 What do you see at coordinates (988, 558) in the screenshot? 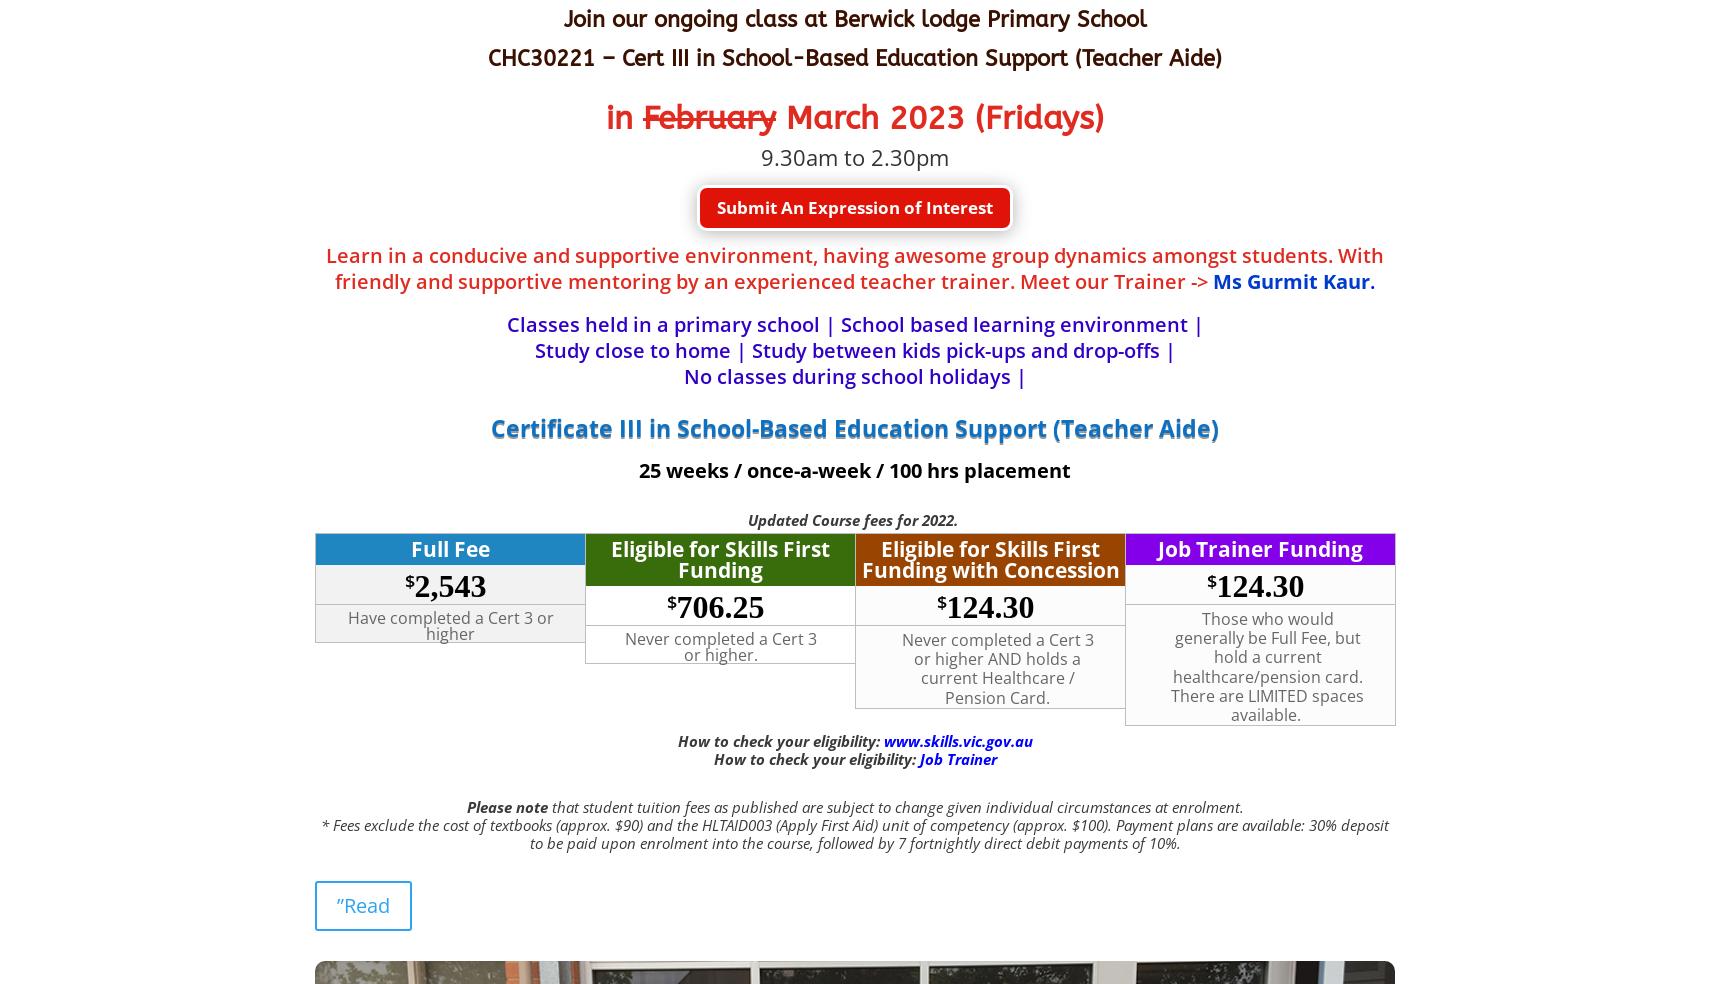
I see `'Eligible for Skills First Funding with Concession'` at bounding box center [988, 558].